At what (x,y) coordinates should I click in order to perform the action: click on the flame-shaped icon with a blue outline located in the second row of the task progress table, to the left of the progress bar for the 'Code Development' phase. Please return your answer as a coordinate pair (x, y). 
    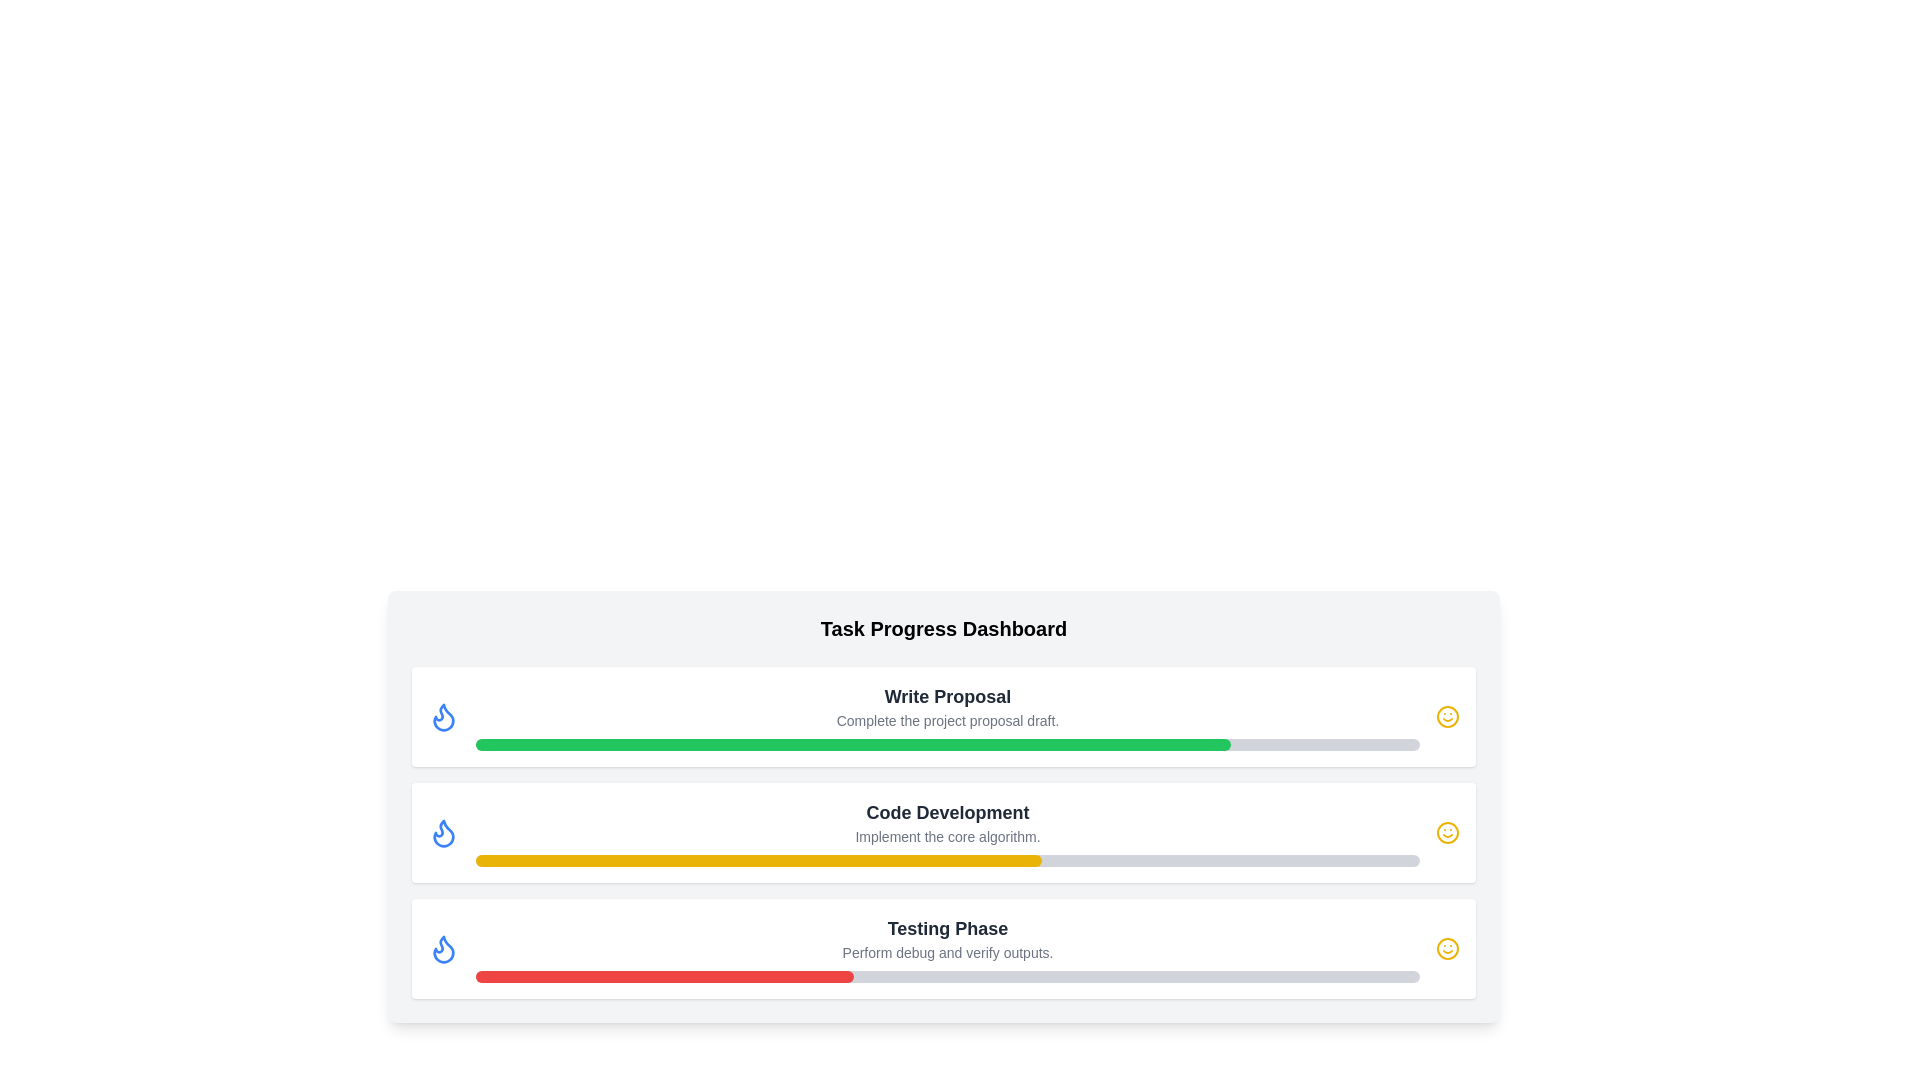
    Looking at the image, I should click on (443, 833).